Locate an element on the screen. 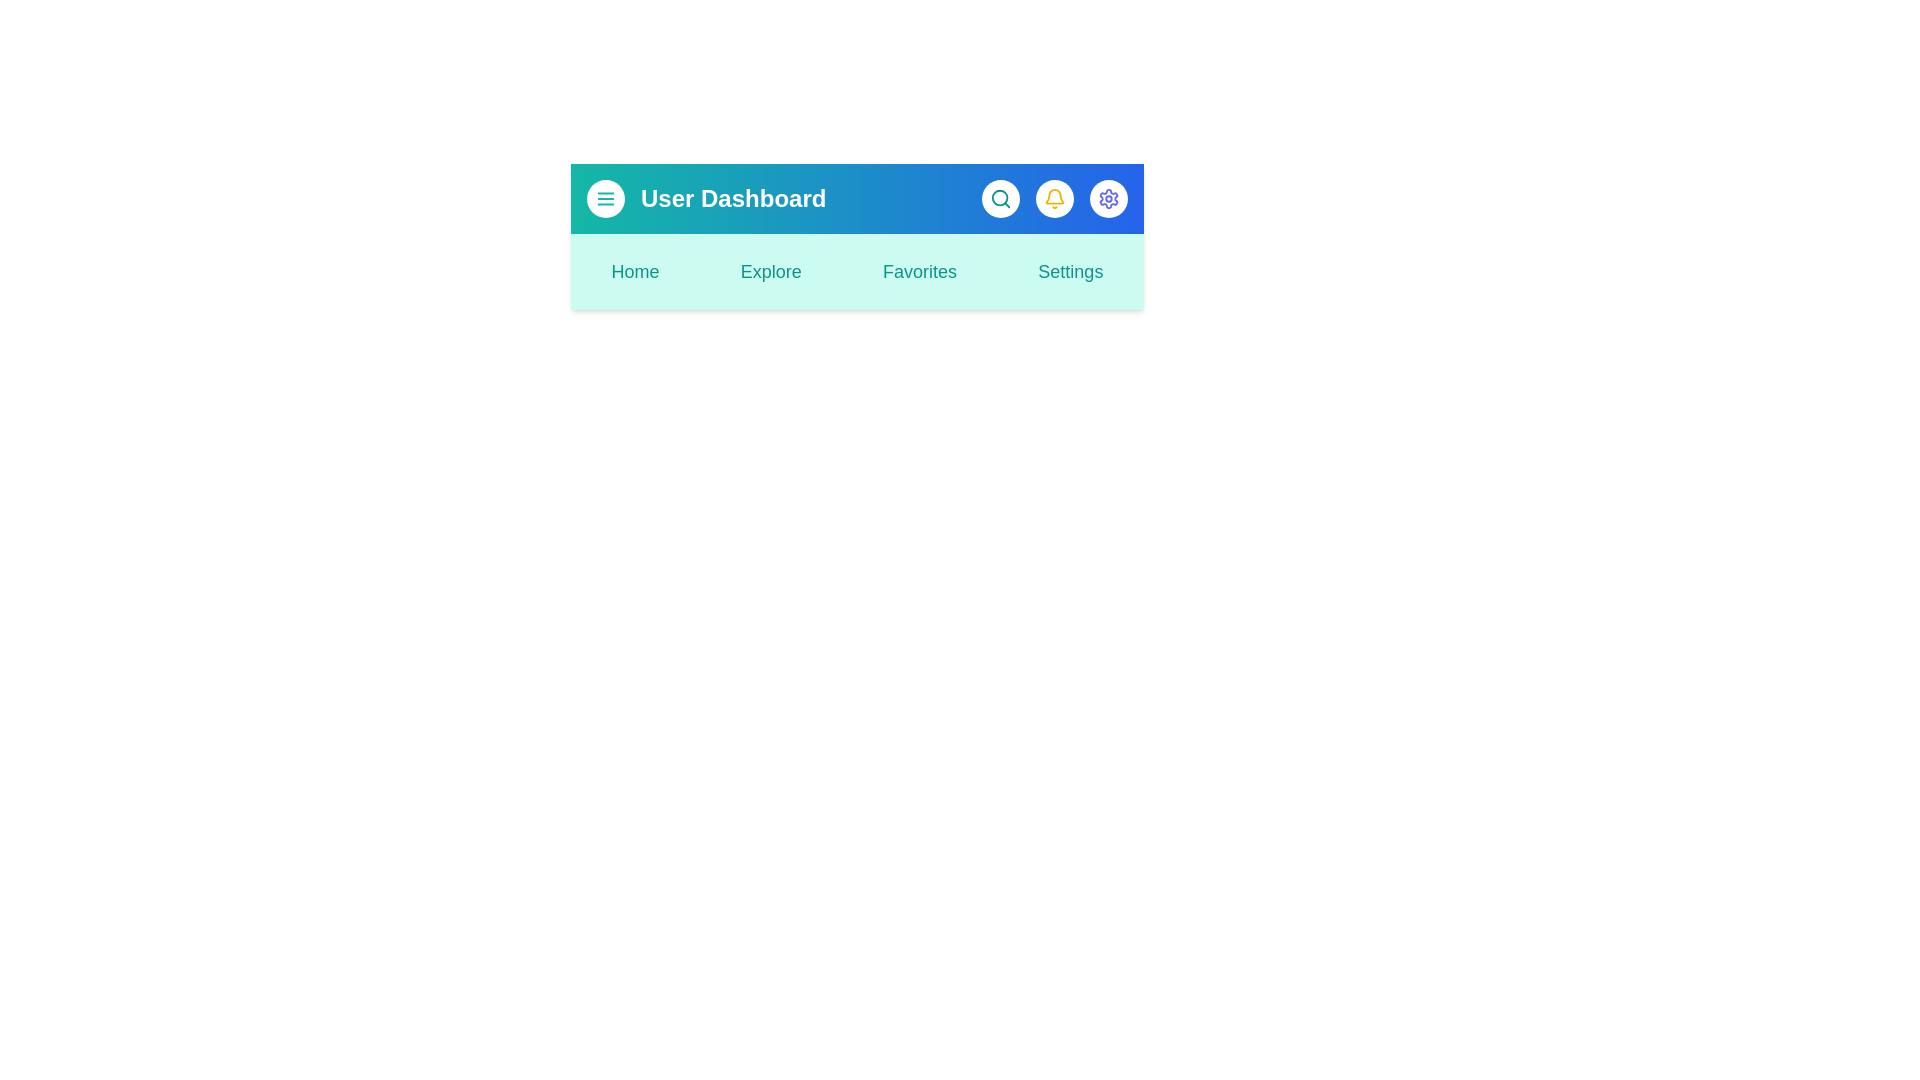 This screenshot has width=1920, height=1080. the search button to activate the search functionality is located at coordinates (1001, 199).